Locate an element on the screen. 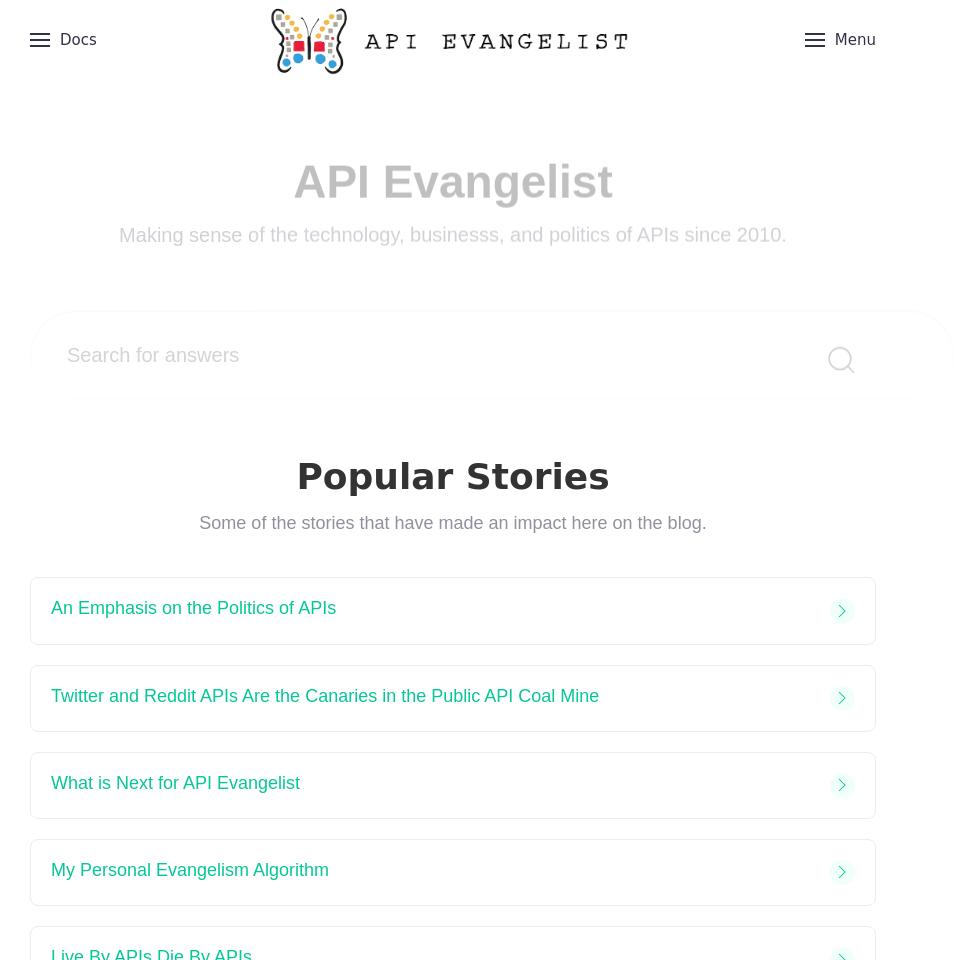  'Some of the stories that have made an impact here on the blog.' is located at coordinates (452, 522).